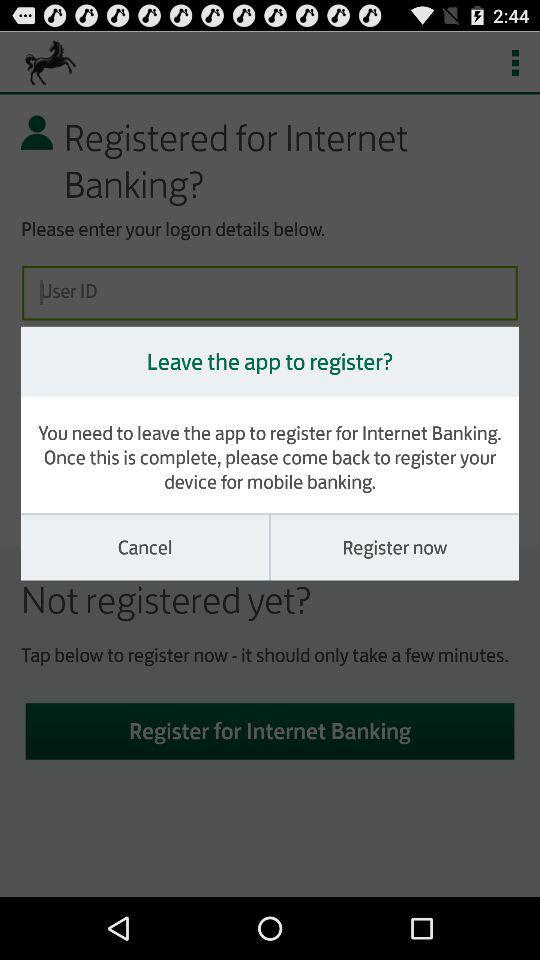 Image resolution: width=540 pixels, height=960 pixels. Describe the element at coordinates (394, 547) in the screenshot. I see `the register now` at that location.